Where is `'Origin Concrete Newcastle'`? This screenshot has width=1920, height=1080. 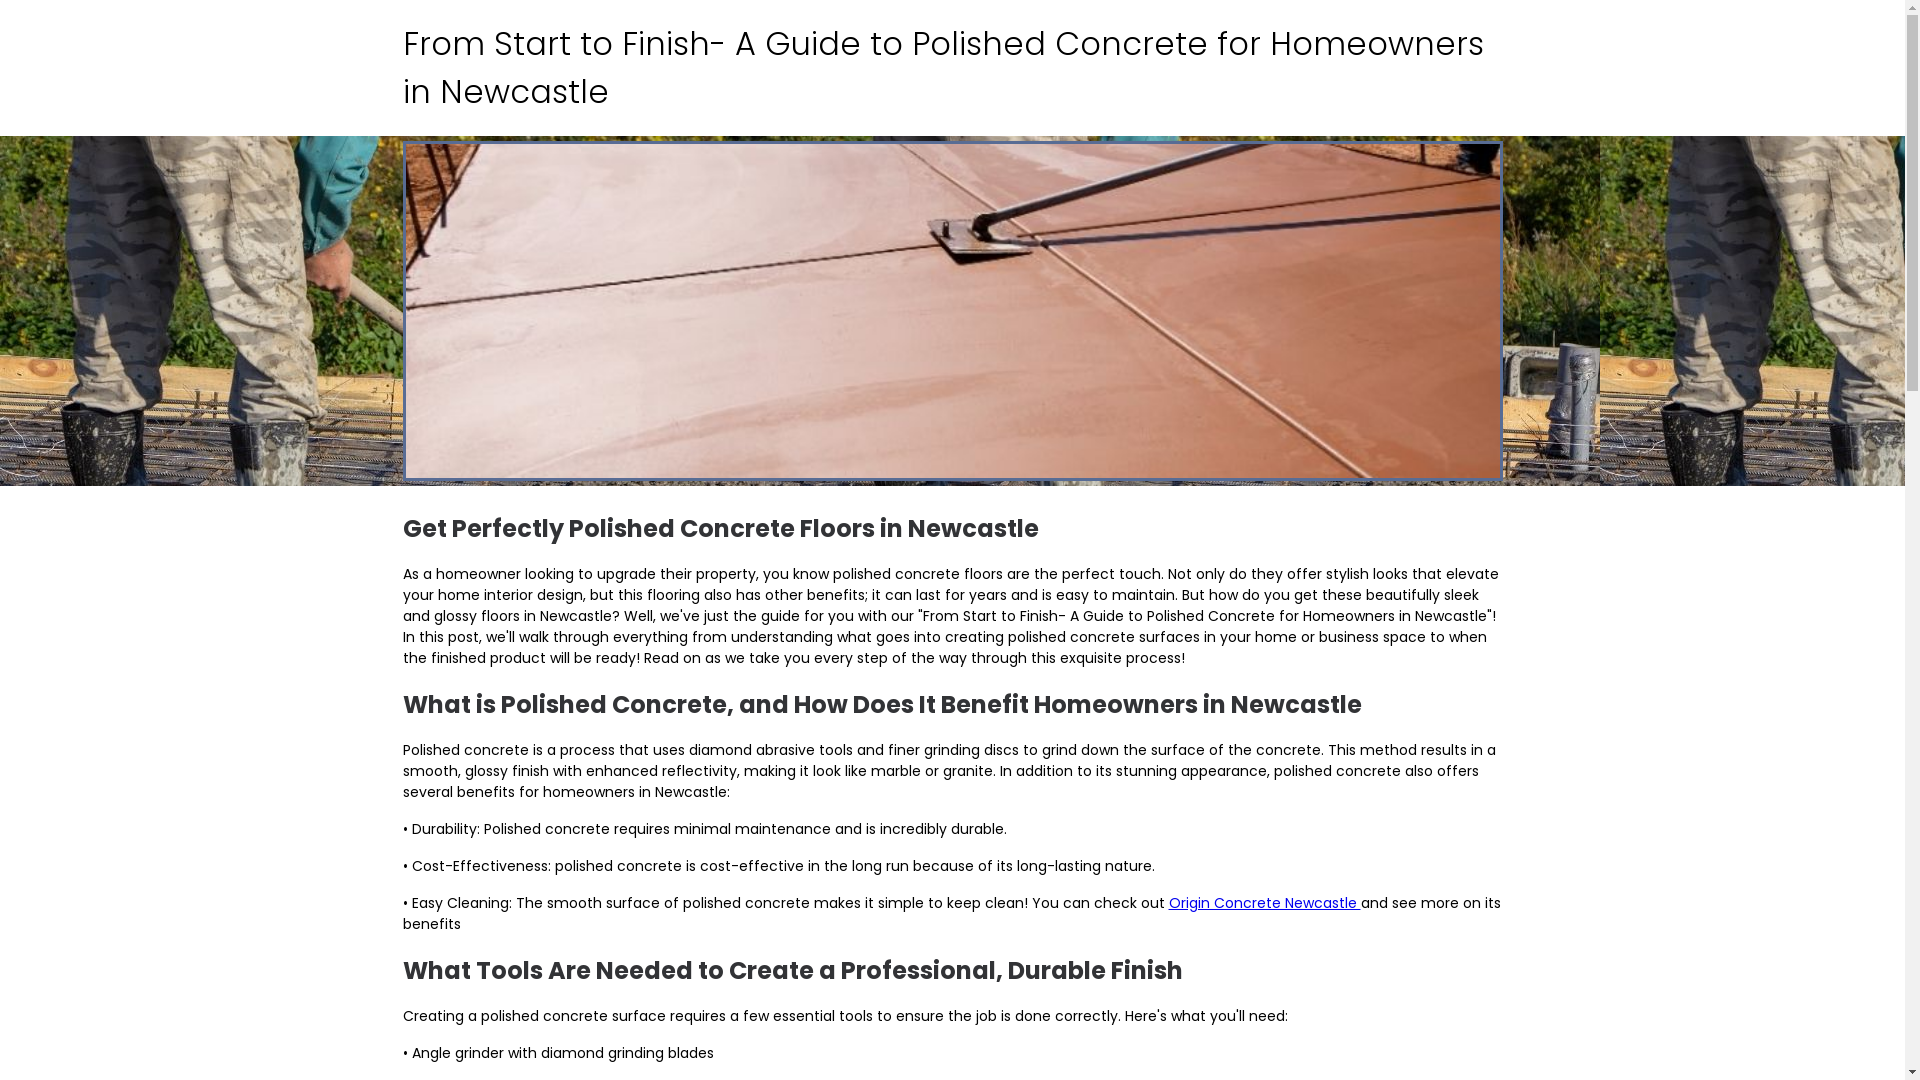
'Origin Concrete Newcastle' is located at coordinates (1262, 902).